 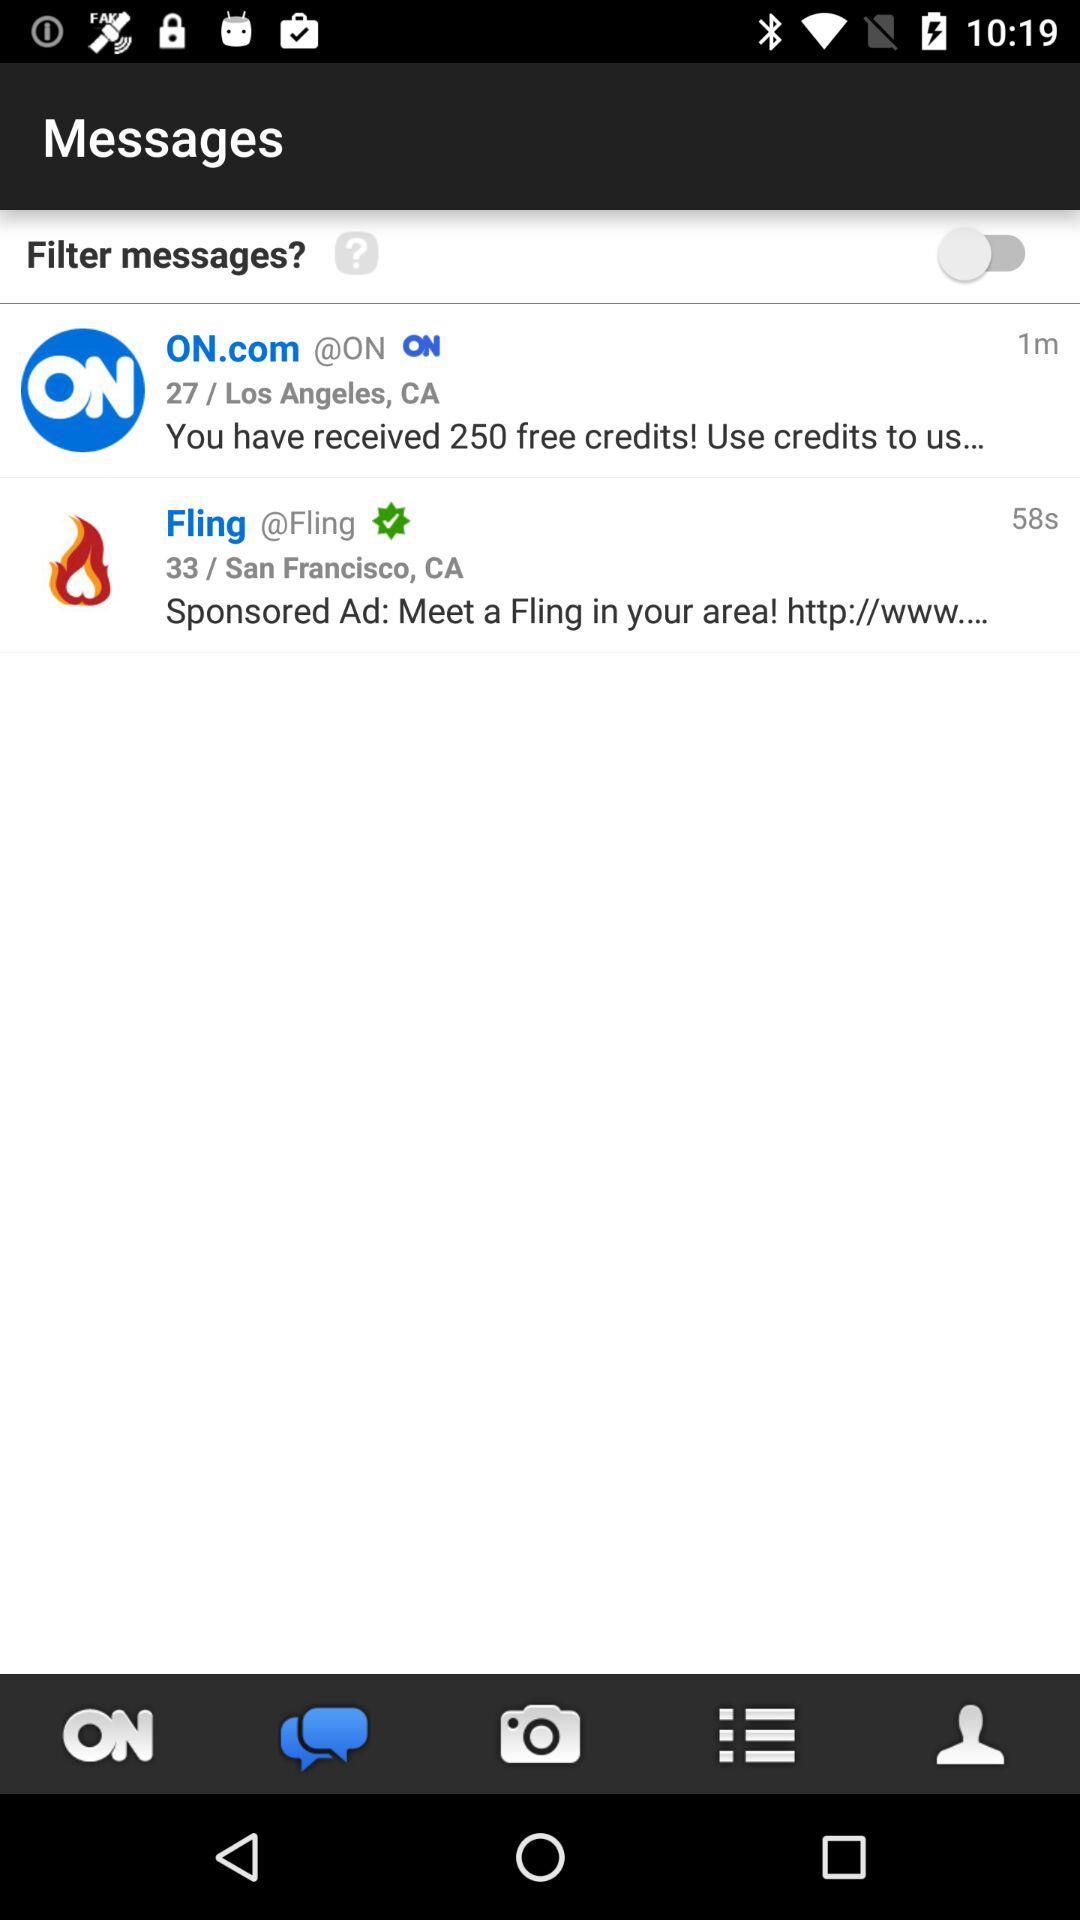 I want to click on camera, so click(x=540, y=1733).